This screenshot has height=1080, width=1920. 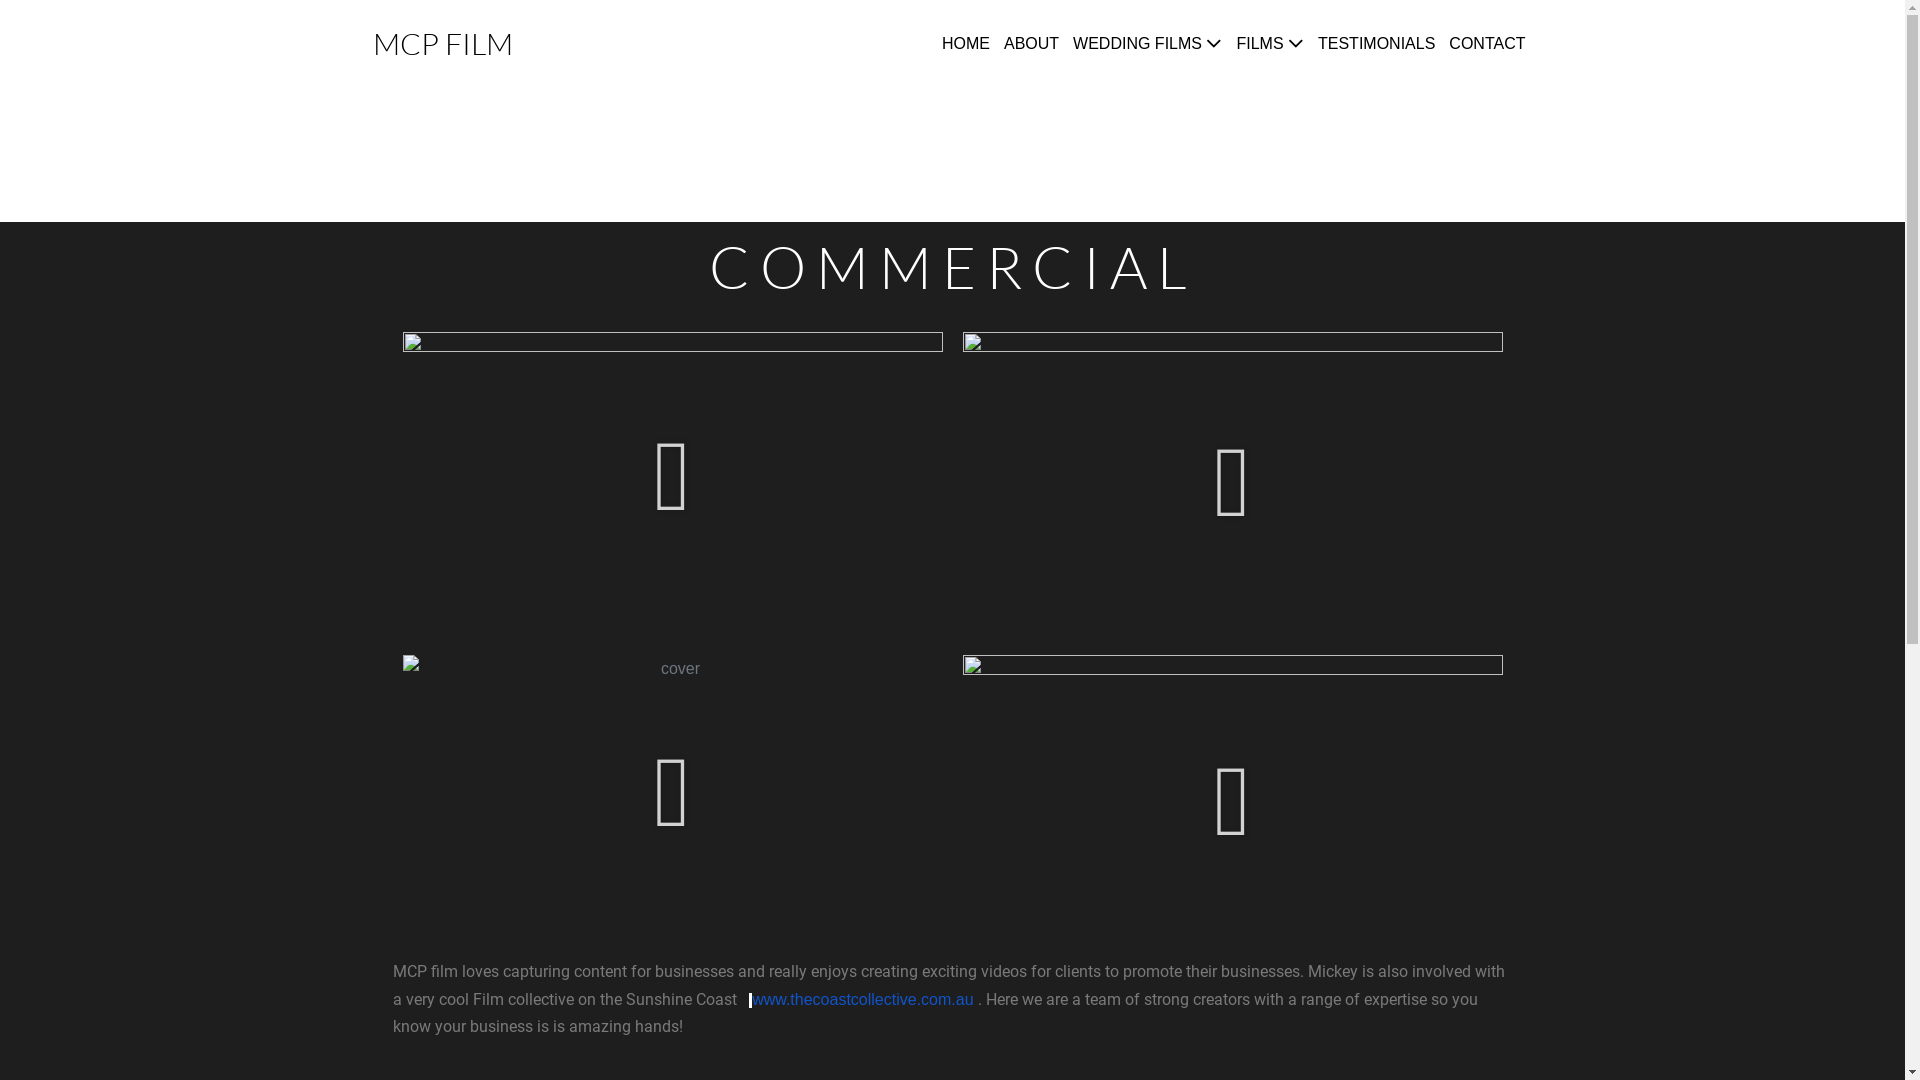 I want to click on 'FILMS', so click(x=1269, y=43).